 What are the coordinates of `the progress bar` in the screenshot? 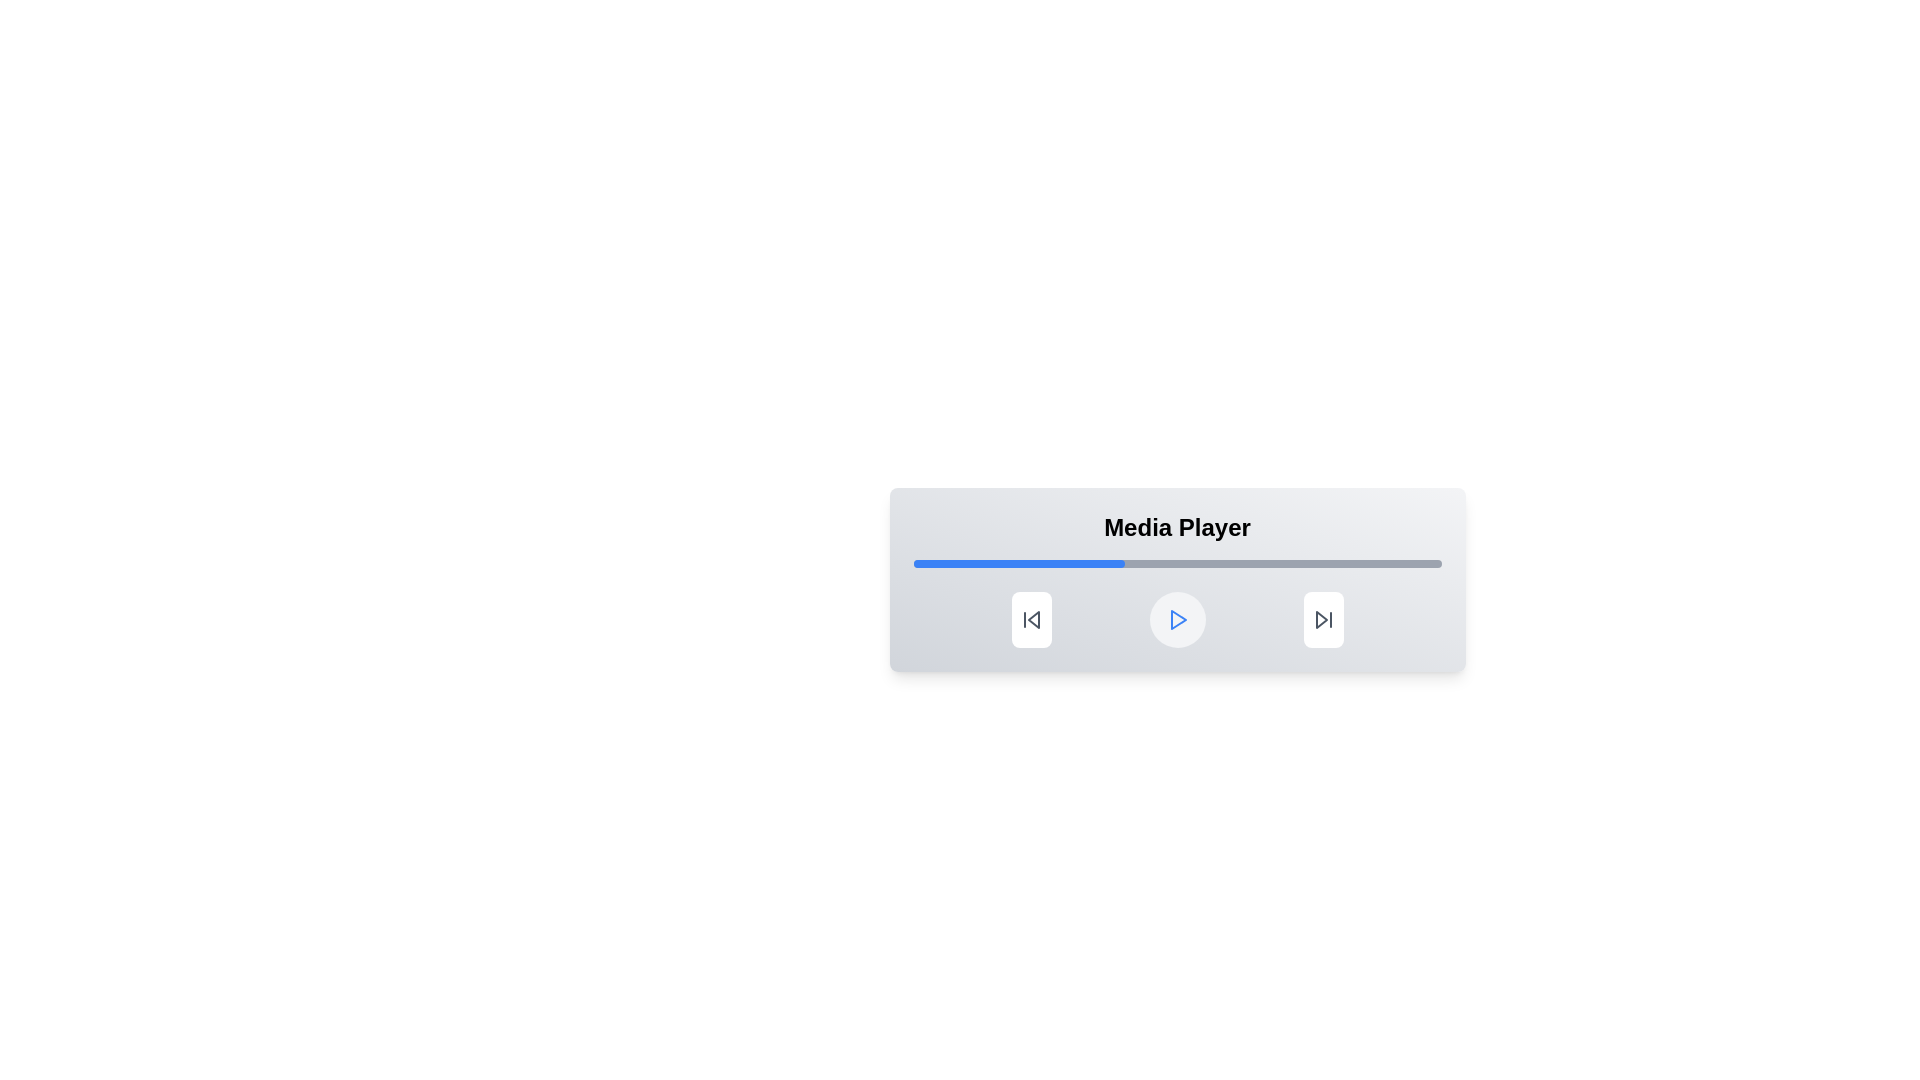 It's located at (1261, 563).